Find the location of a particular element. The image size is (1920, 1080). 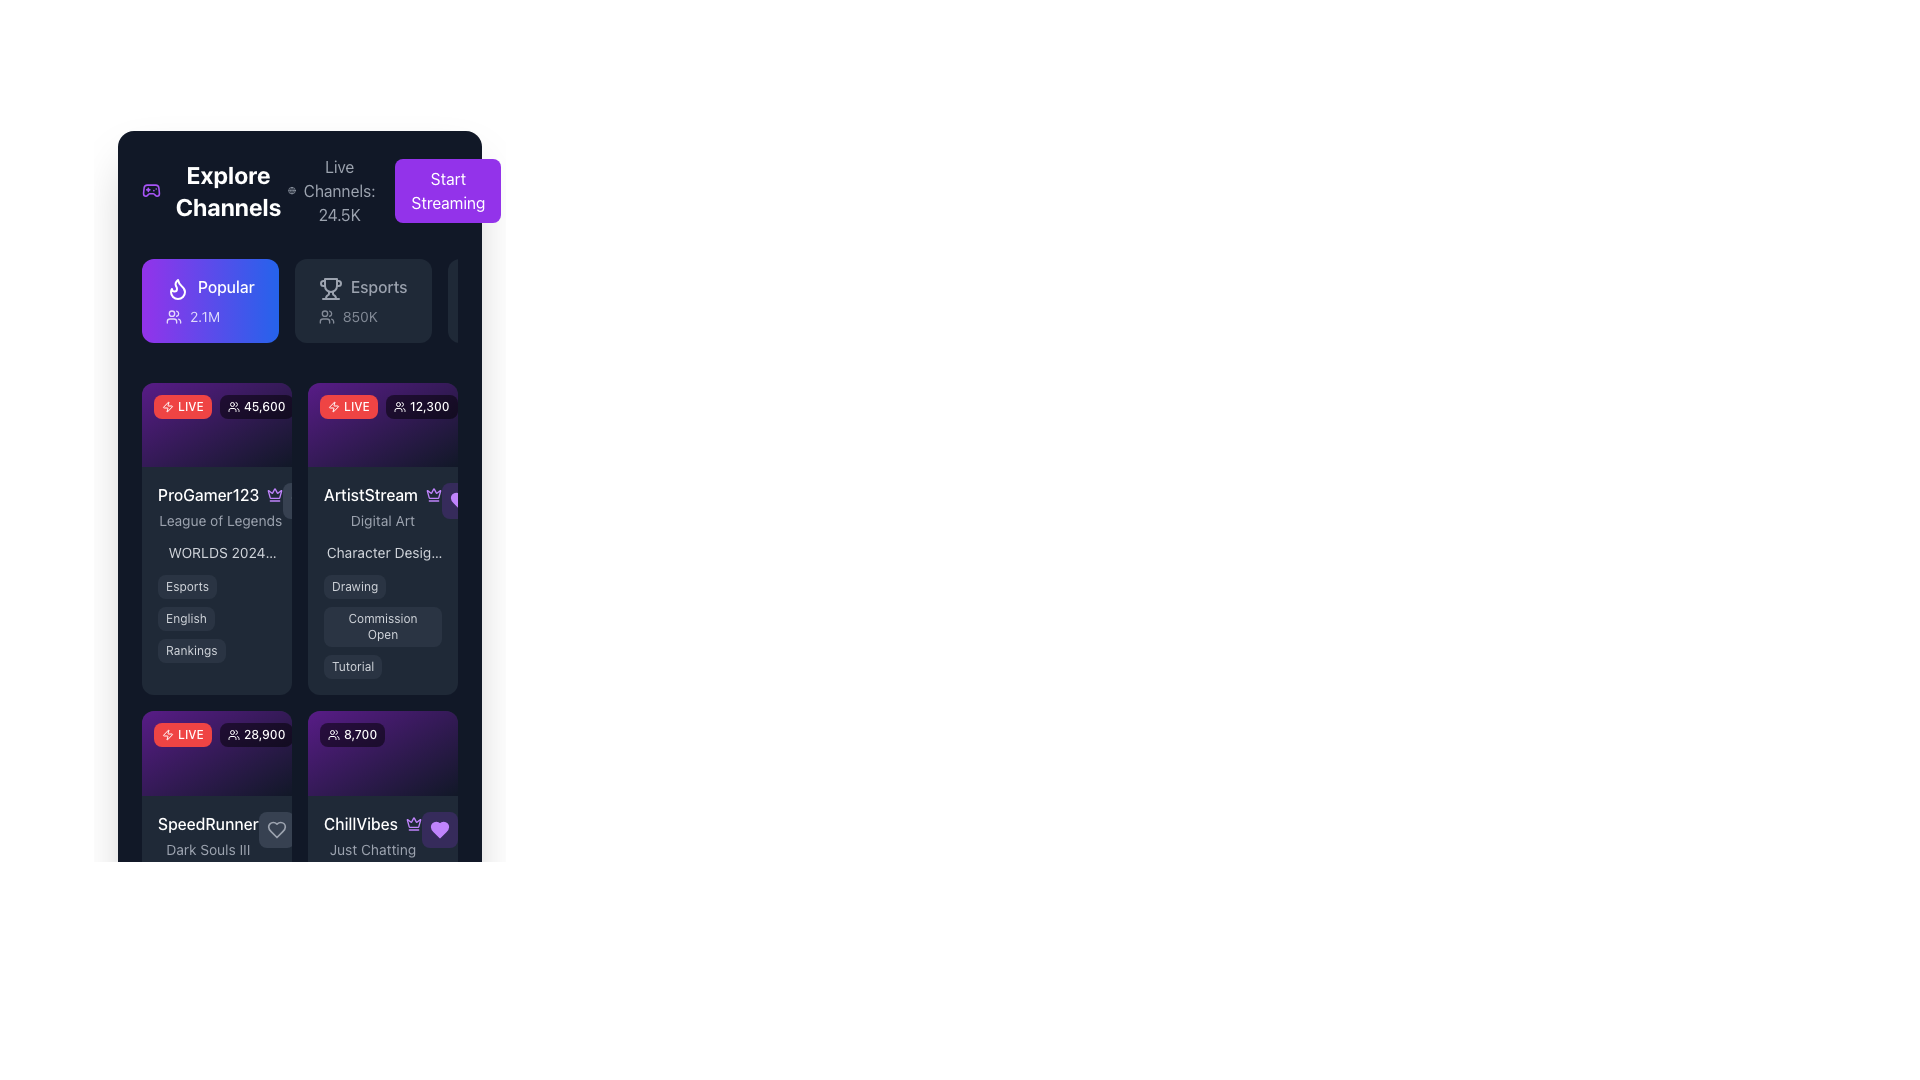

the 'Start Streaming' button with a vibrant purple background located in the header section, positioned between 'Explore Channels' and the 'Start Streaming' button, to trigger the hover effect is located at coordinates (394, 191).